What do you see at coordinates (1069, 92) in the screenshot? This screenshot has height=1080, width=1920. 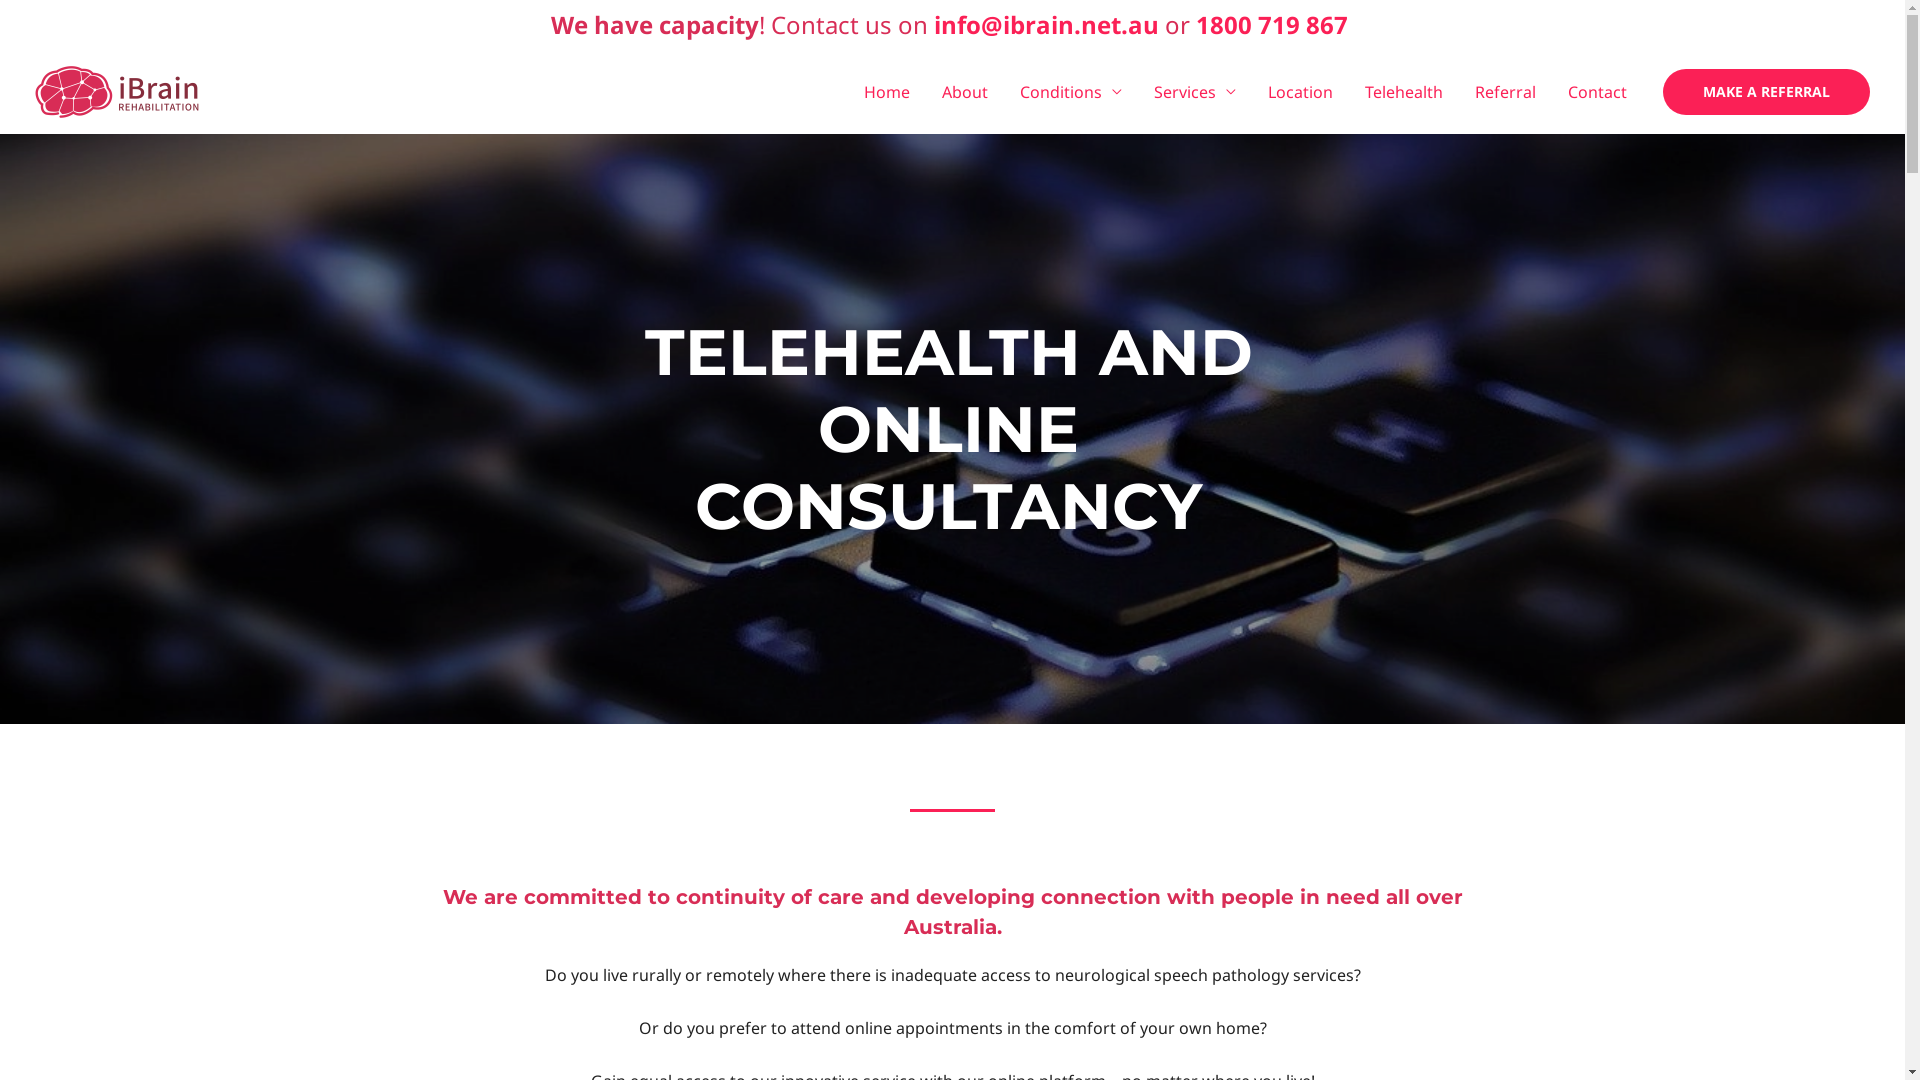 I see `'Conditions'` at bounding box center [1069, 92].